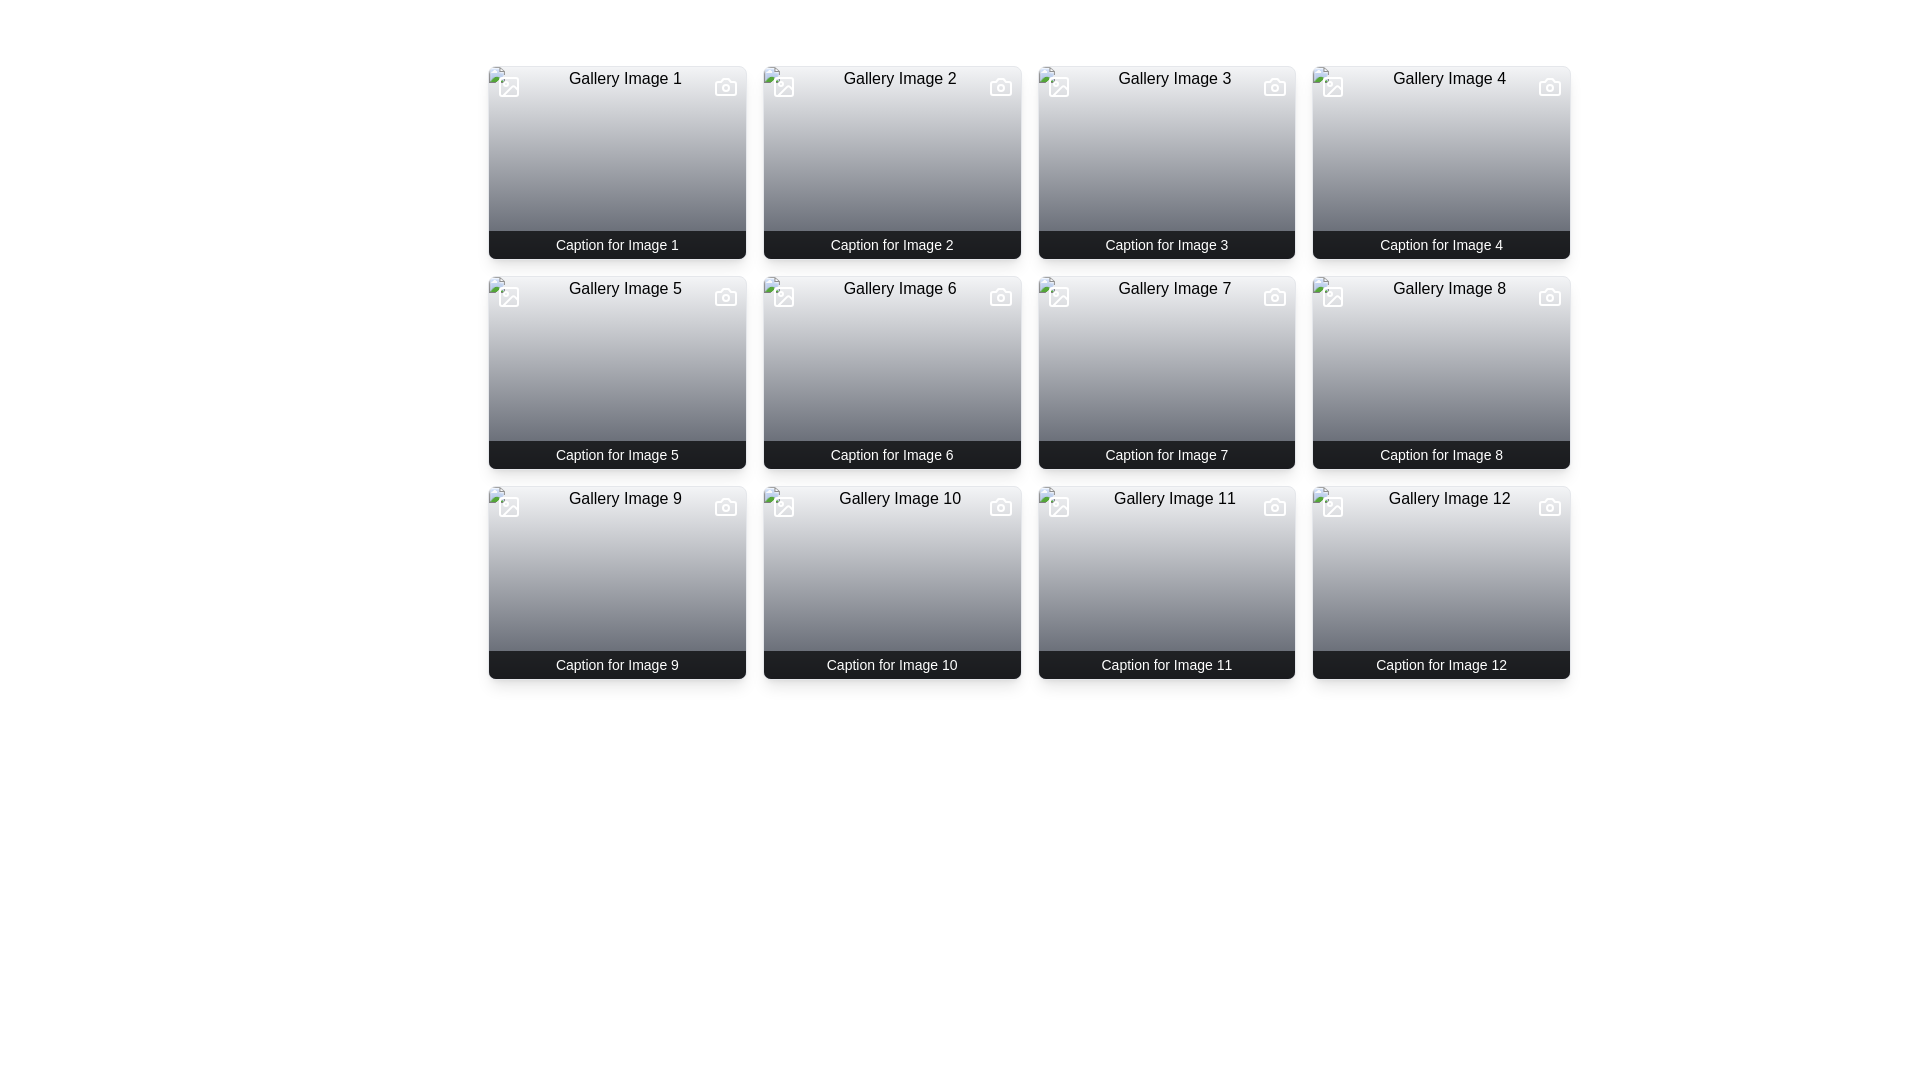 The height and width of the screenshot is (1080, 1920). I want to click on the icon located at the top-left corner of the fourth gallery card, which visually represents an image component above the text 'Gallery Image 4' and 'Caption for Image 4', so click(1333, 86).